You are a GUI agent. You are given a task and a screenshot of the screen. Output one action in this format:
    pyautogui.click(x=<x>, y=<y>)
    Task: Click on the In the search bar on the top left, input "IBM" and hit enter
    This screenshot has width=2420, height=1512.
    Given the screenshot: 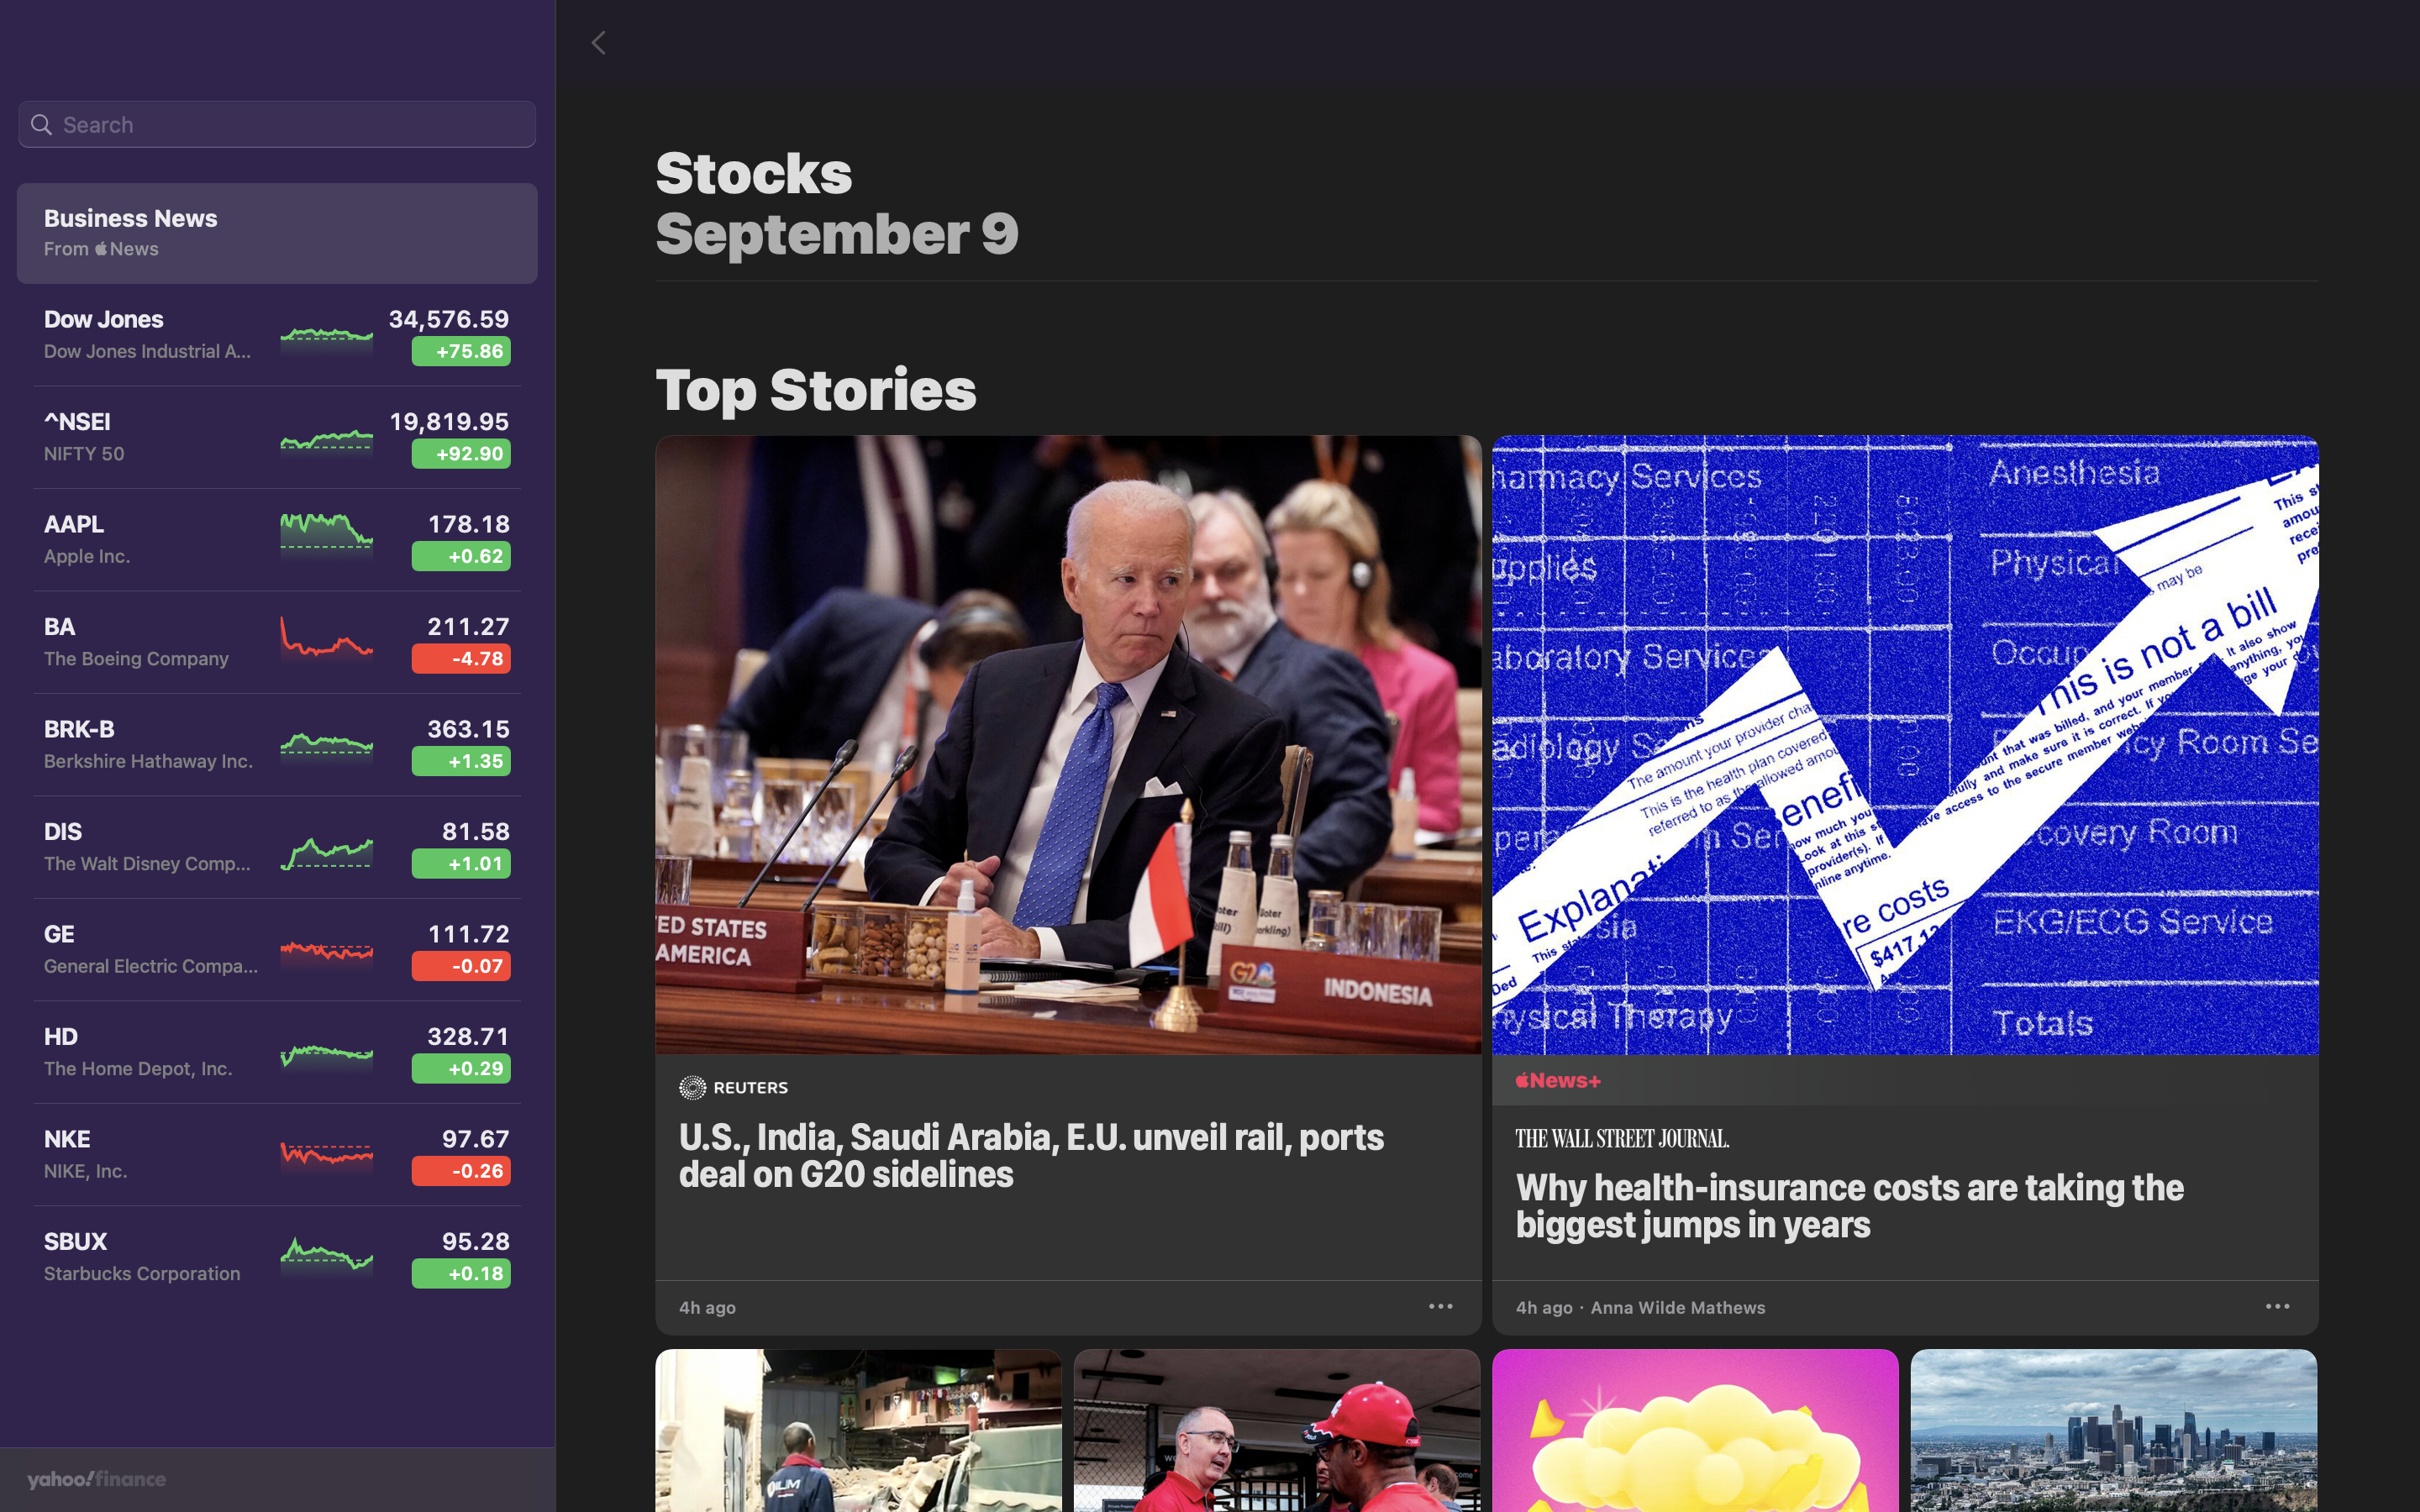 What is the action you would take?
    pyautogui.click(x=276, y=125)
    